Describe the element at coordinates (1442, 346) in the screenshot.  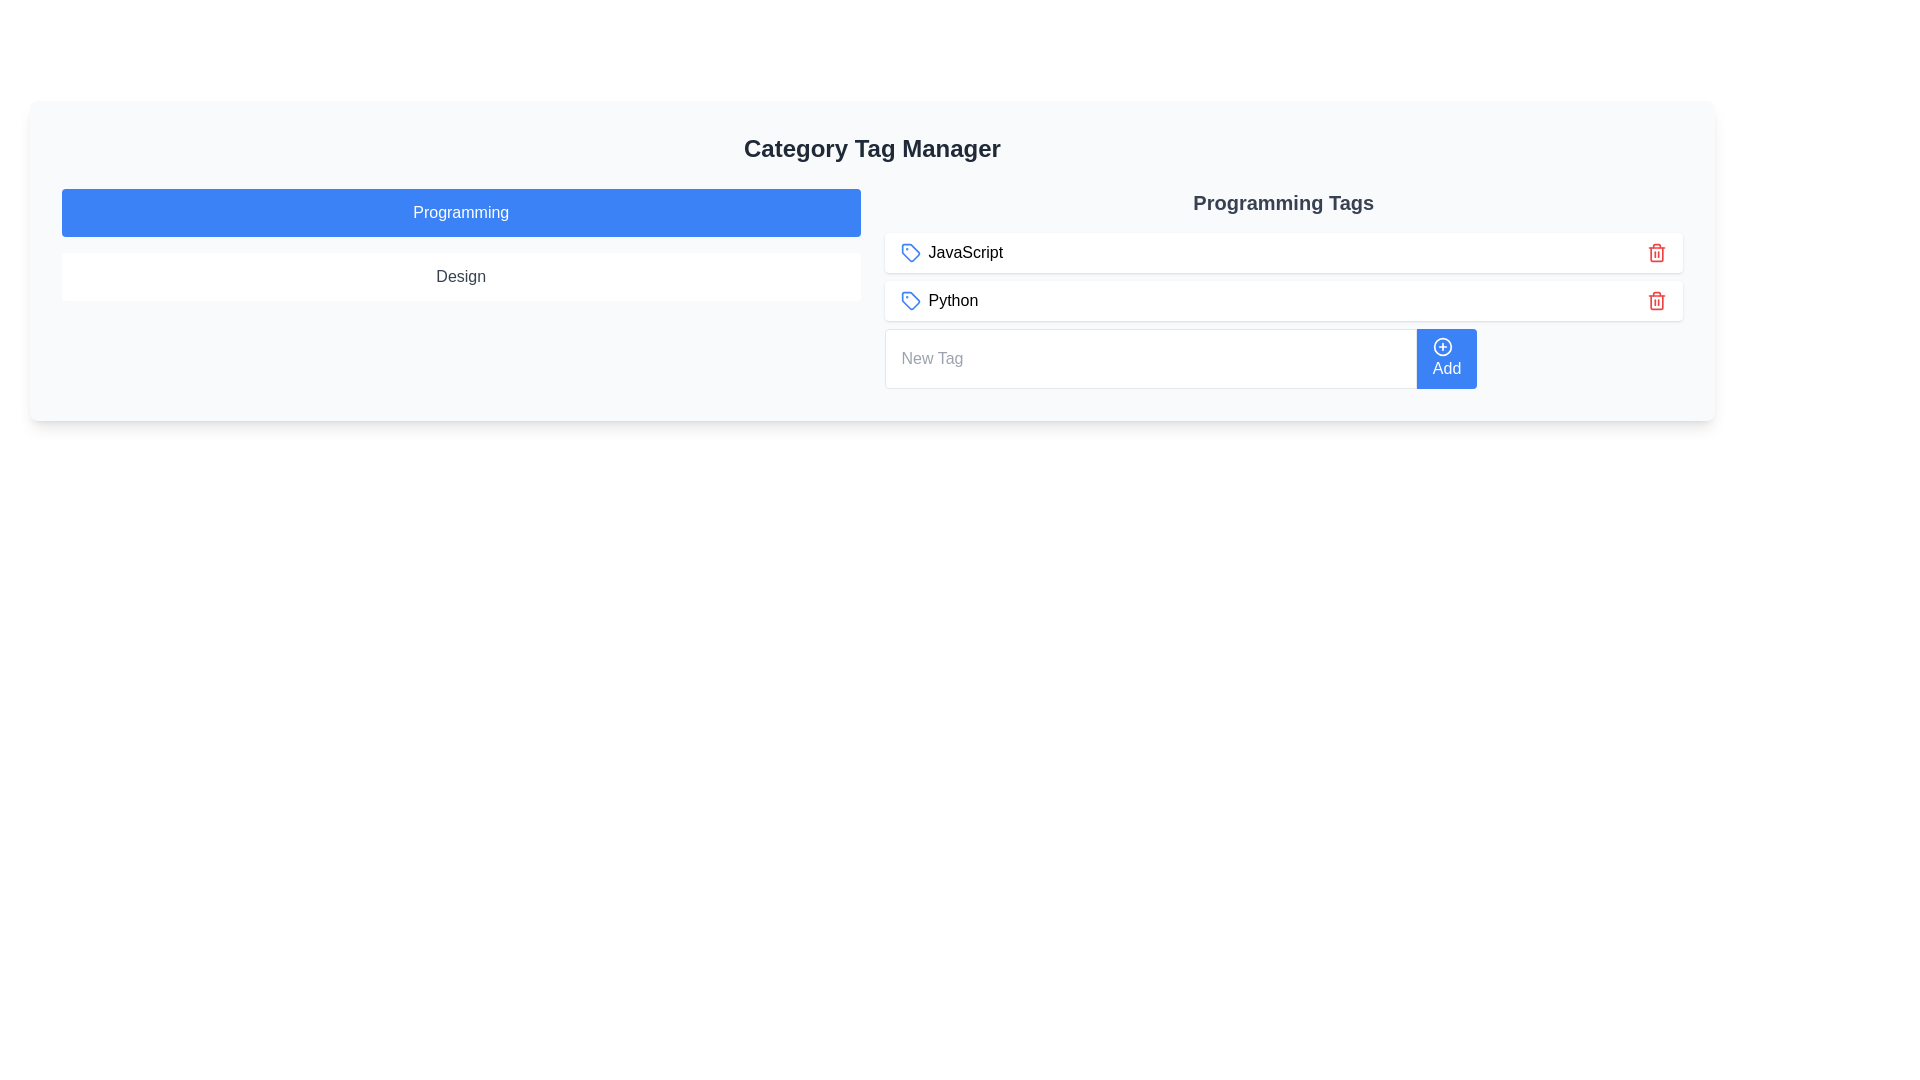
I see `the circular icon within the blue 'Add' button in the 'Programming Tags' section for additional visual feedback` at that location.